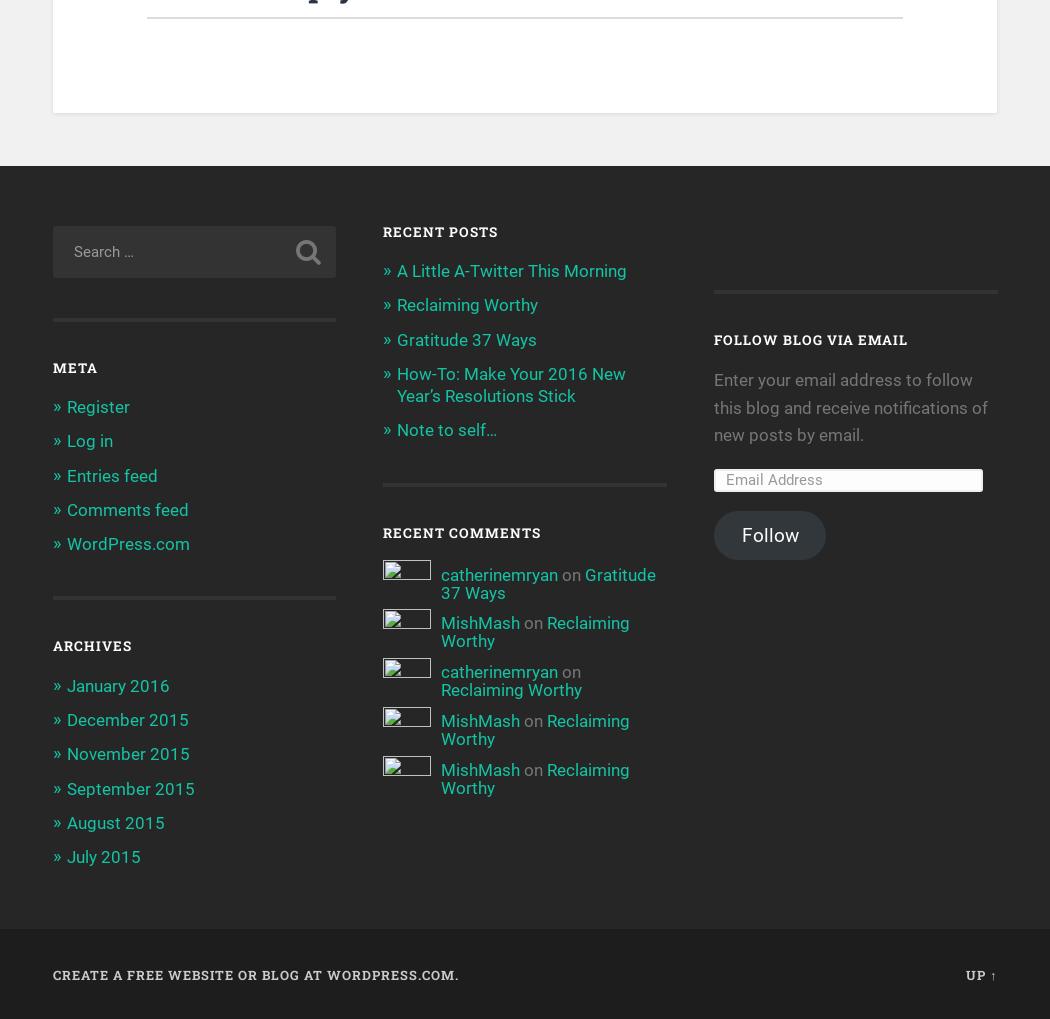 The image size is (1050, 1019). What do you see at coordinates (113, 822) in the screenshot?
I see `'August 2015'` at bounding box center [113, 822].